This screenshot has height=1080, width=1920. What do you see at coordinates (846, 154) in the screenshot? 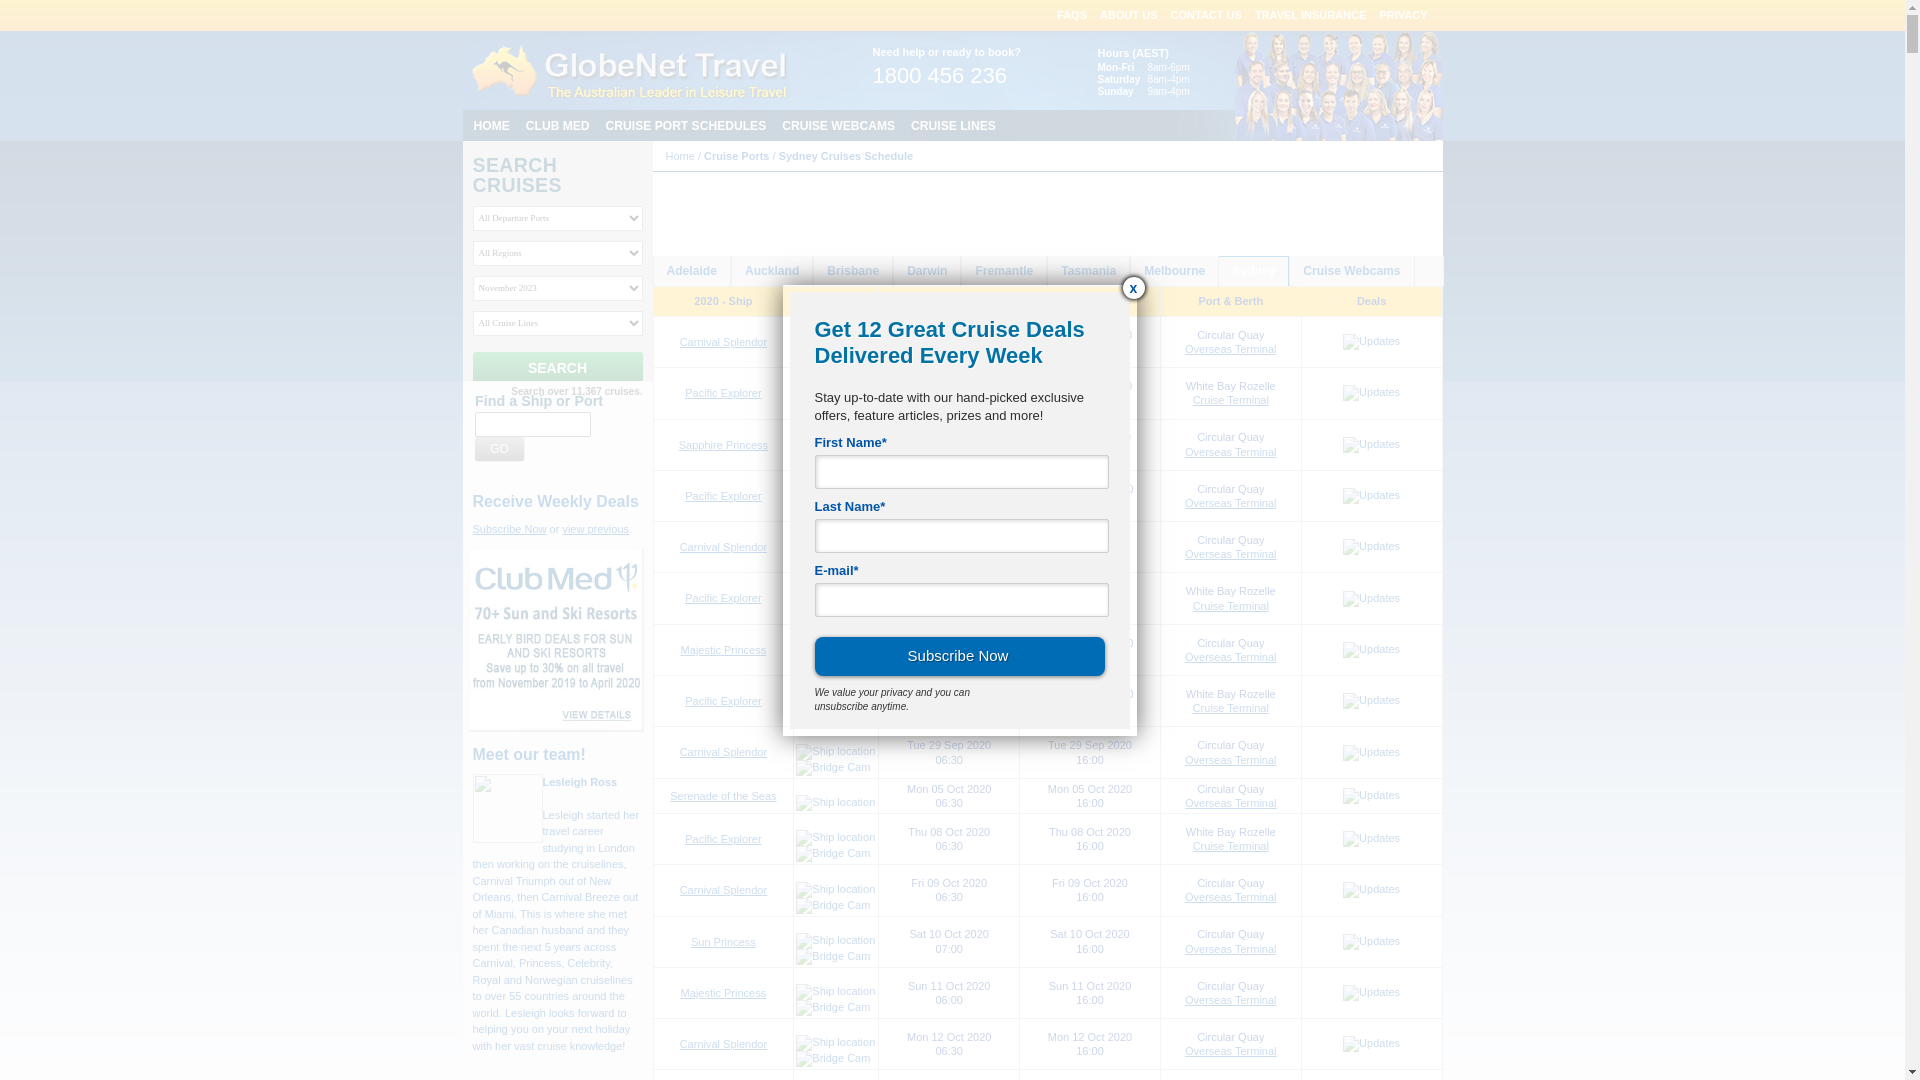
I see `'Sydney Cruises Schedule'` at bounding box center [846, 154].